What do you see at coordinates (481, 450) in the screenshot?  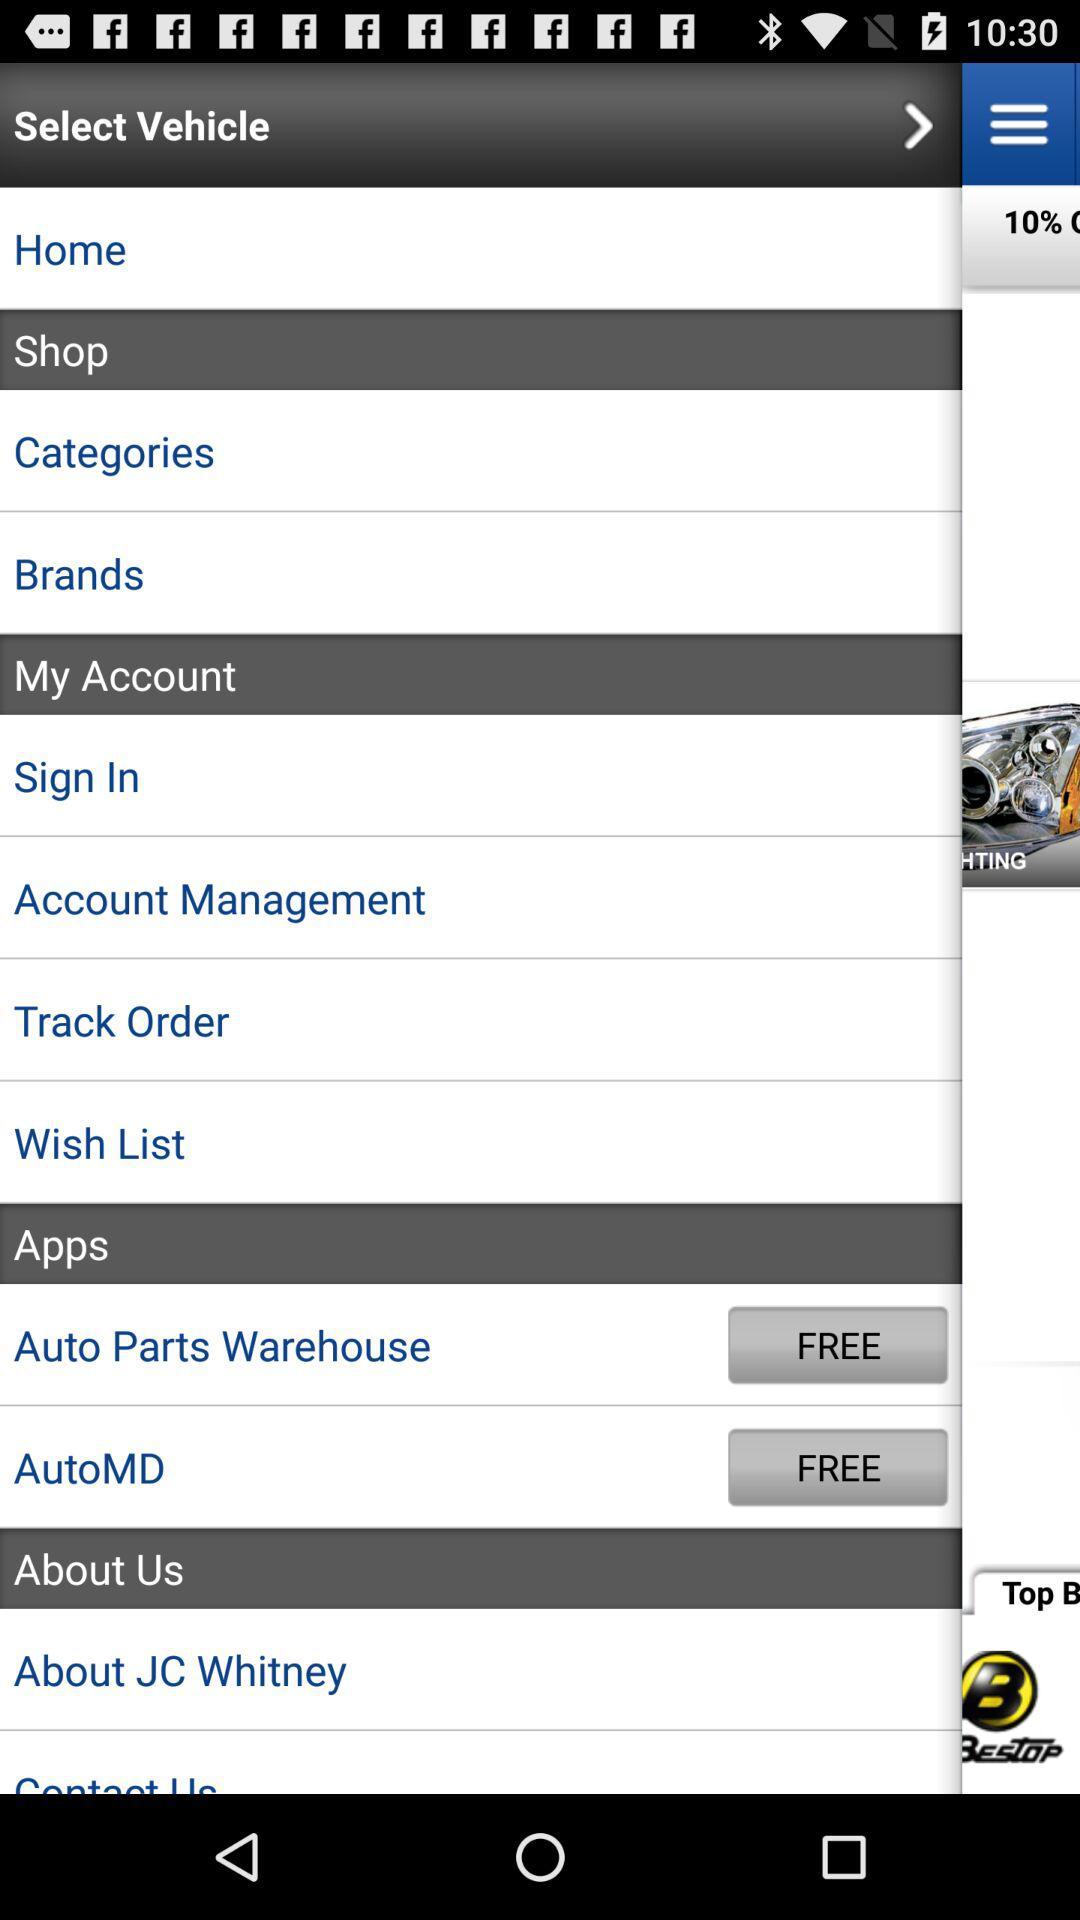 I see `the categories` at bounding box center [481, 450].